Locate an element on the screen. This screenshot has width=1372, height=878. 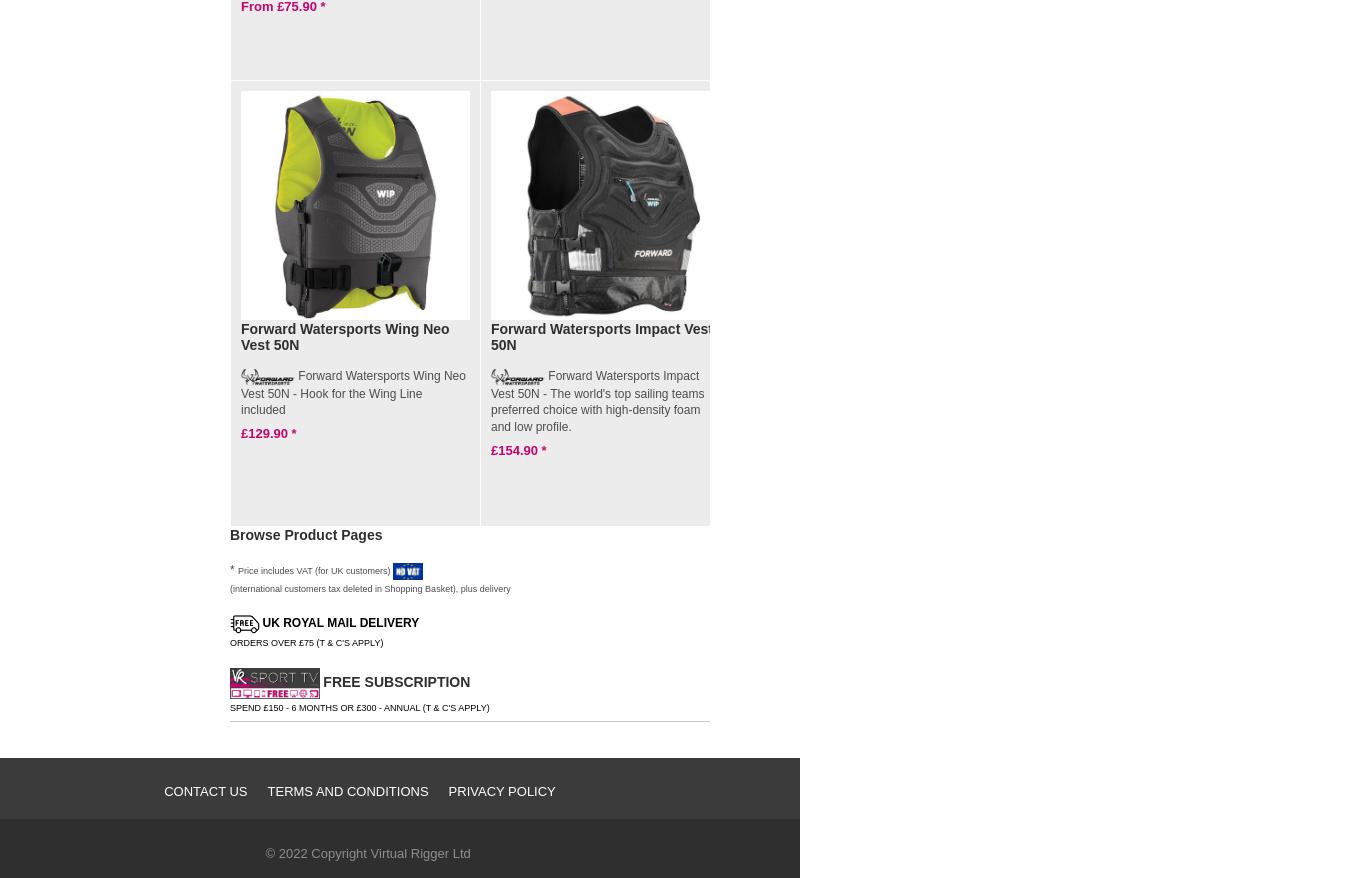
'PRIVACY POLICY' is located at coordinates (501, 790).